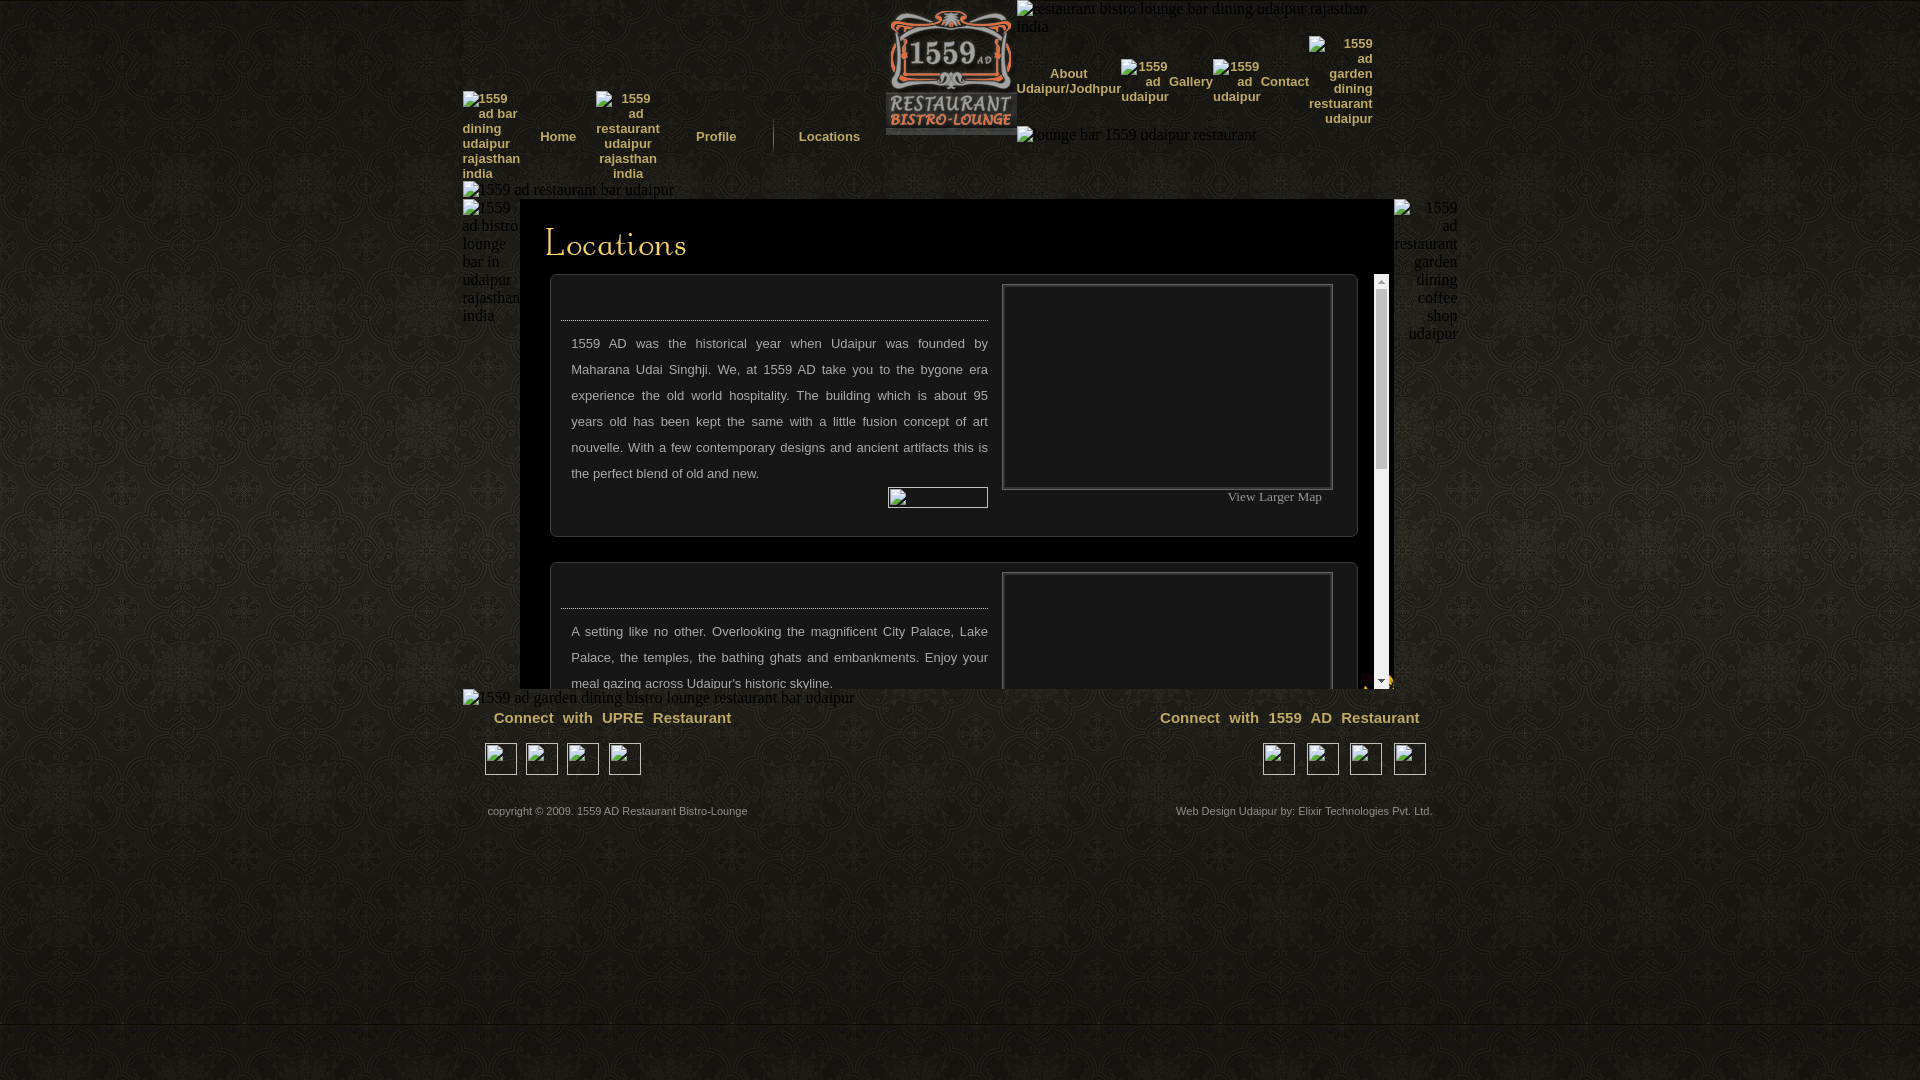 Image resolution: width=1920 pixels, height=1080 pixels. I want to click on '1559 ad udaipur', so click(1145, 79).